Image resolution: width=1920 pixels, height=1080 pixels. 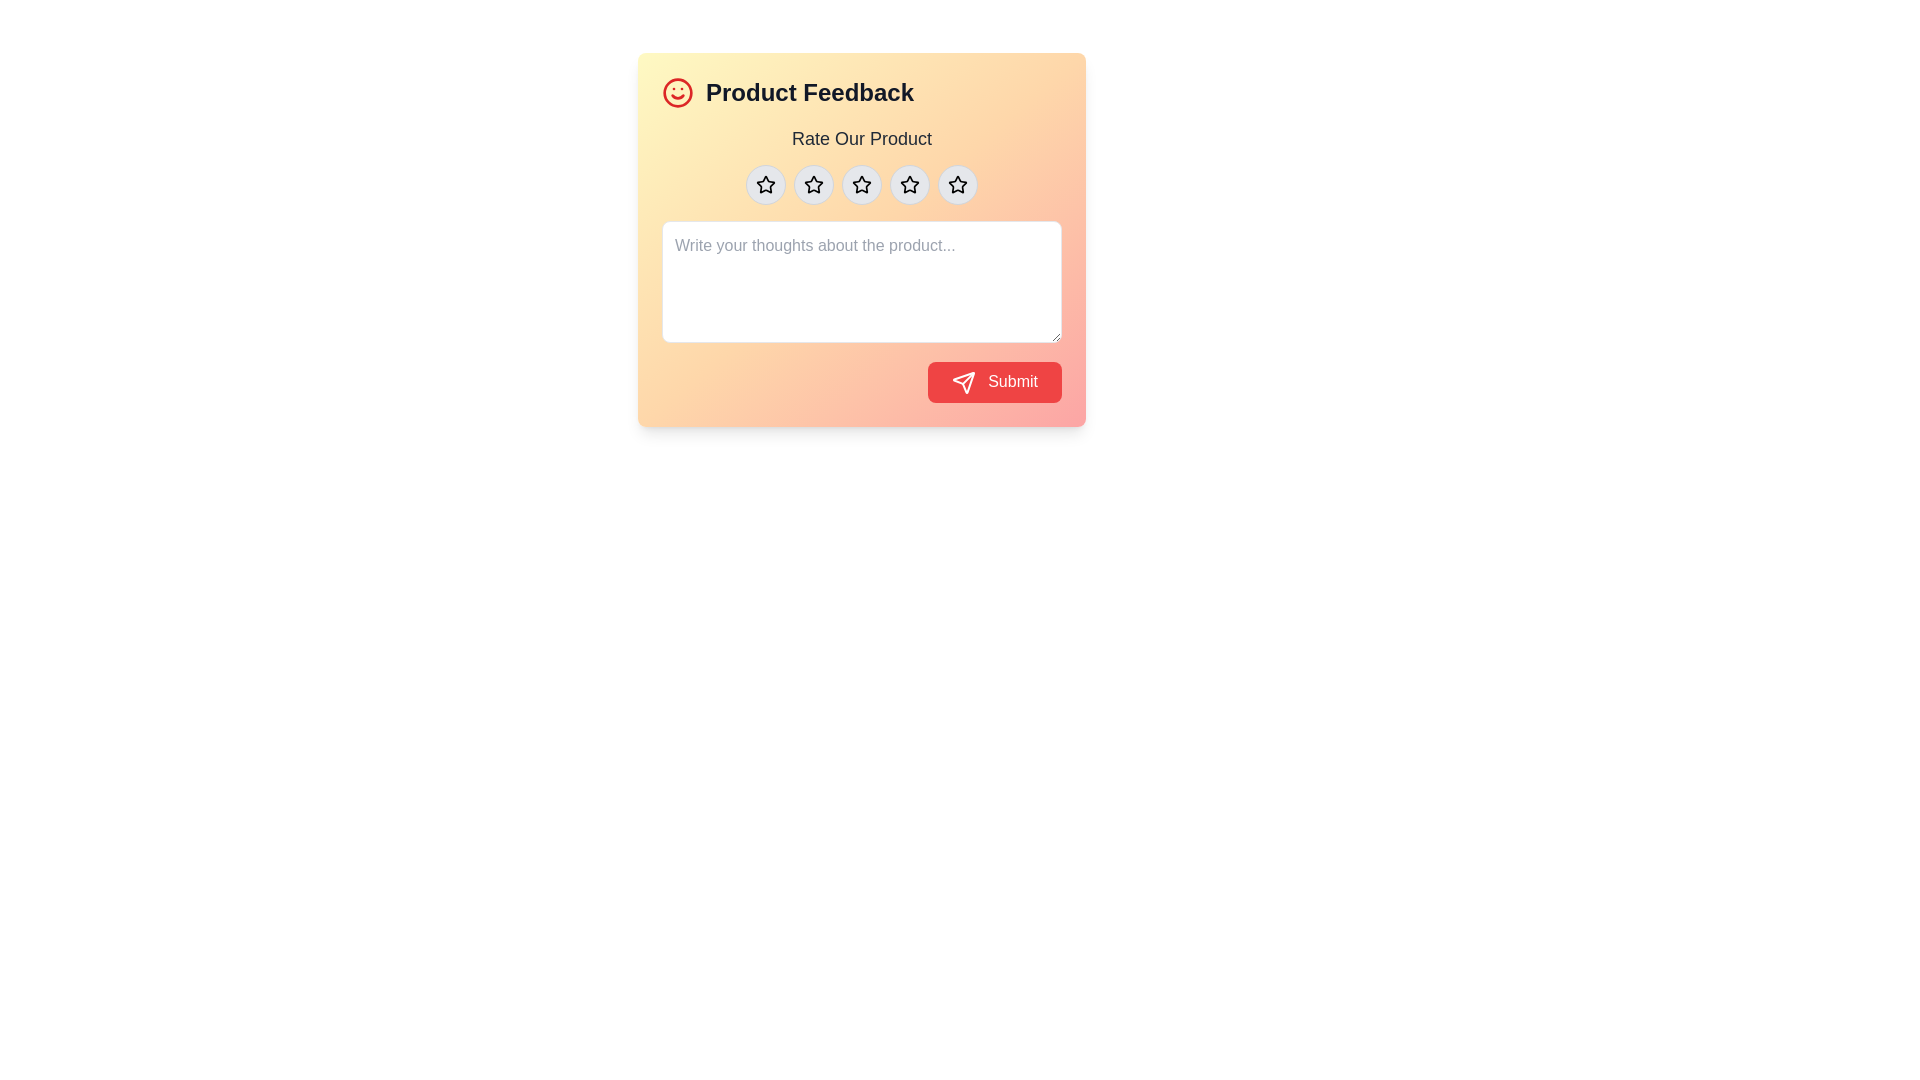 I want to click on the text label that serves as the title for the feedback form, positioned to the right of the smiley face icon, indicating its association with the feedback section, so click(x=810, y=92).